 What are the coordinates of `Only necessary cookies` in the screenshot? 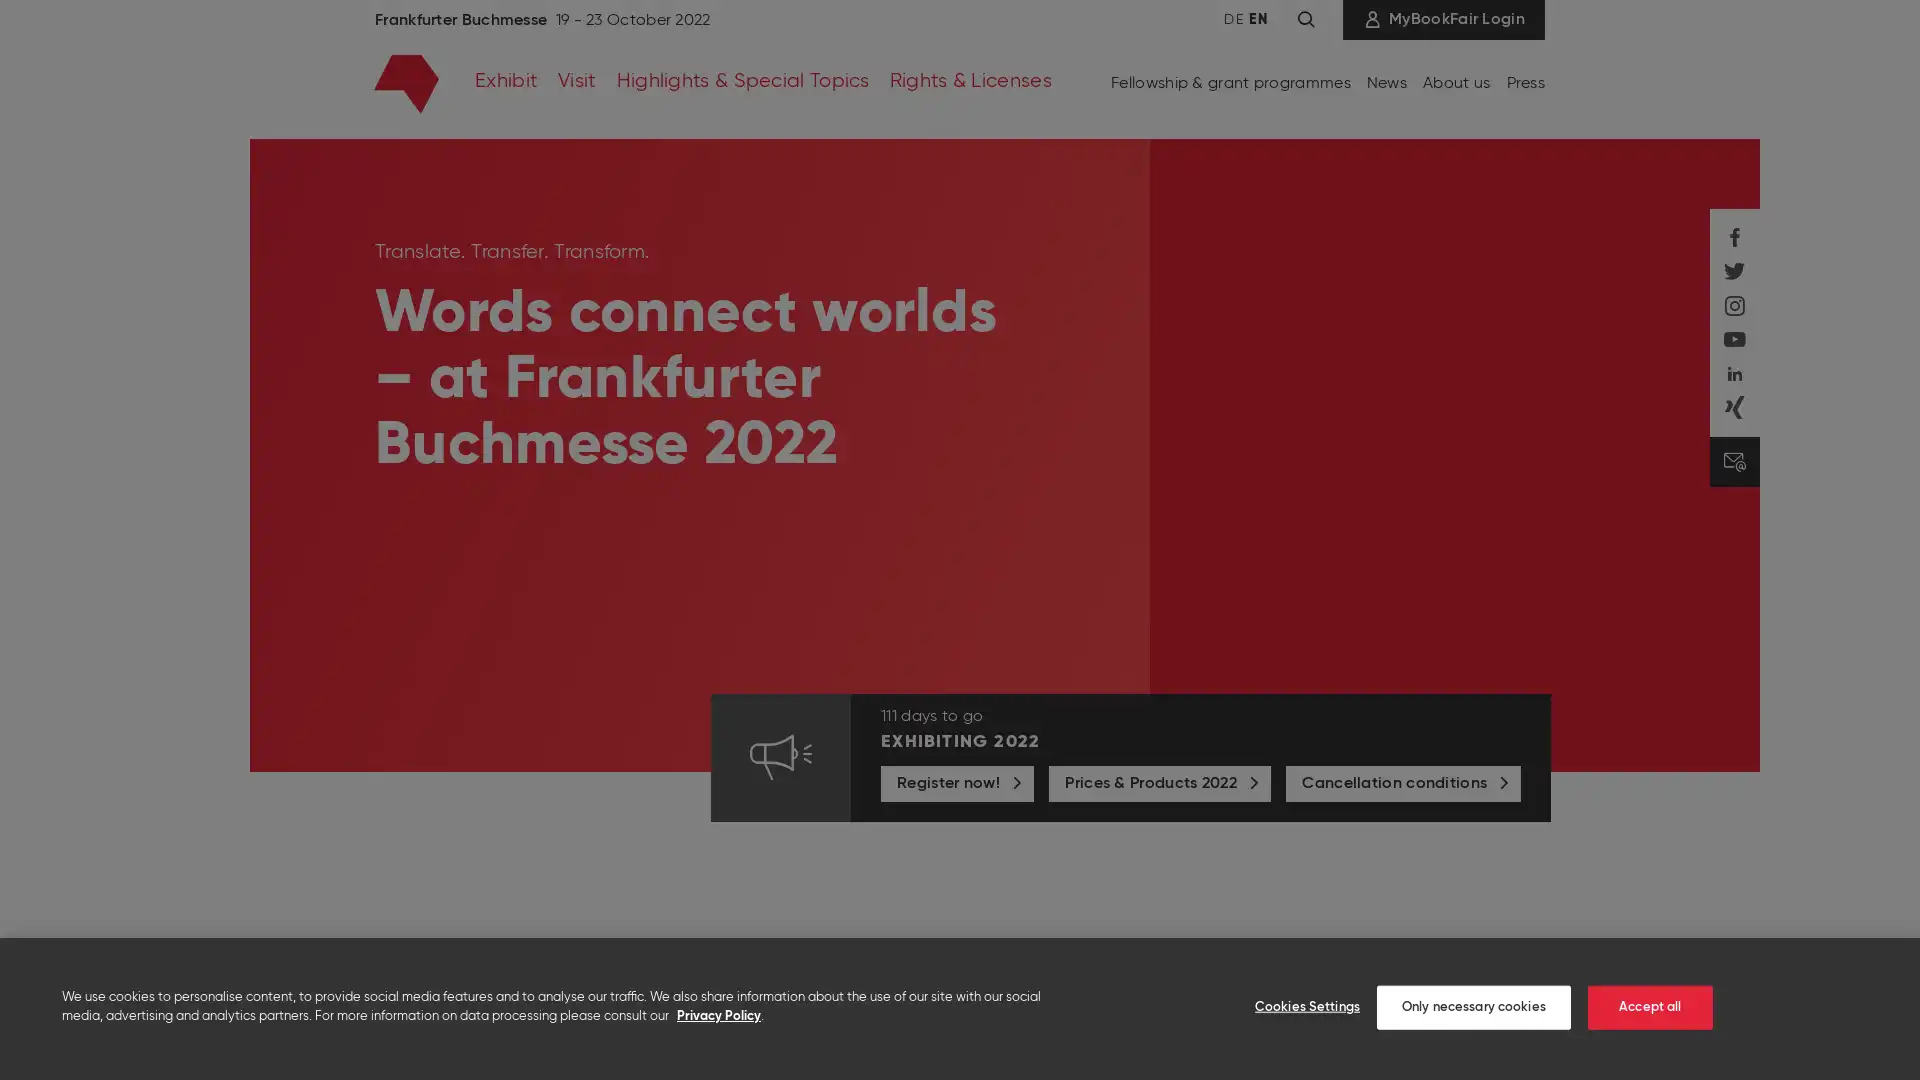 It's located at (1473, 1006).